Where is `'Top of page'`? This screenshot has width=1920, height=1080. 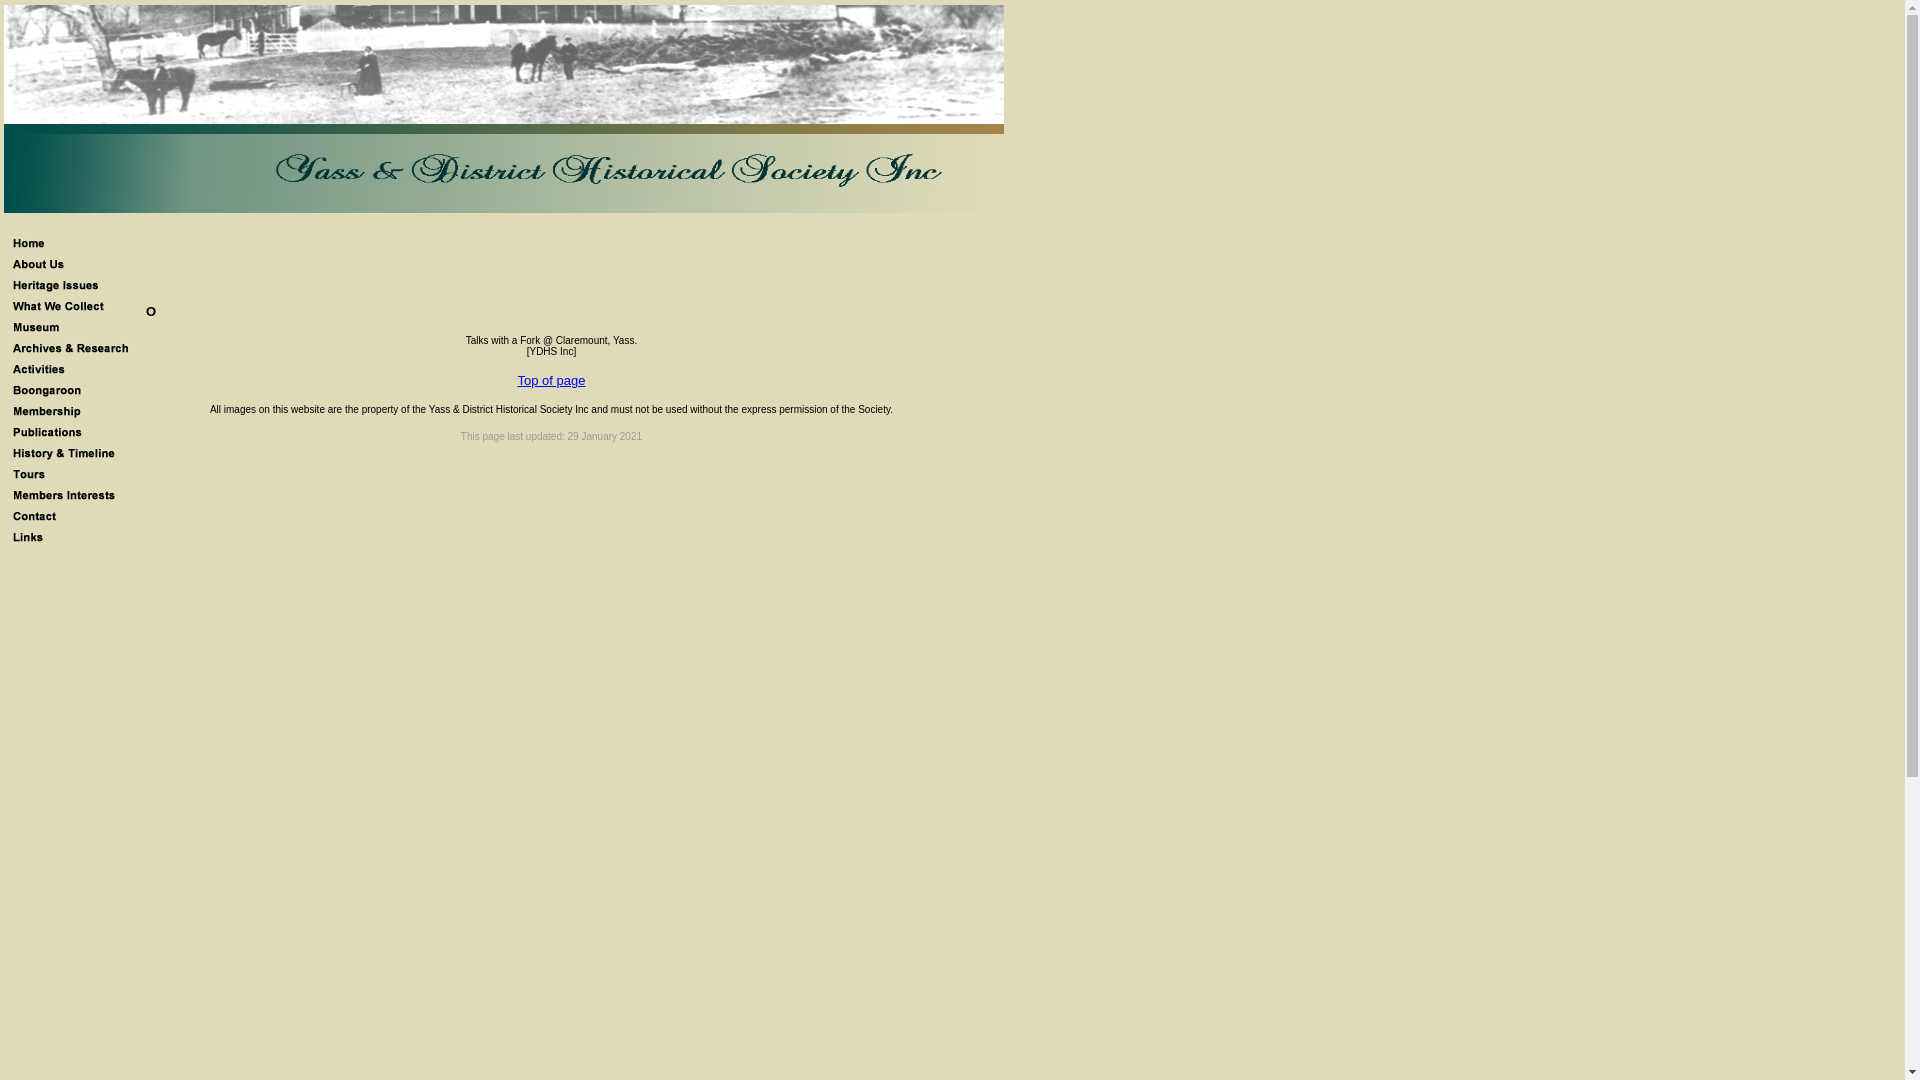
'Top of page' is located at coordinates (551, 380).